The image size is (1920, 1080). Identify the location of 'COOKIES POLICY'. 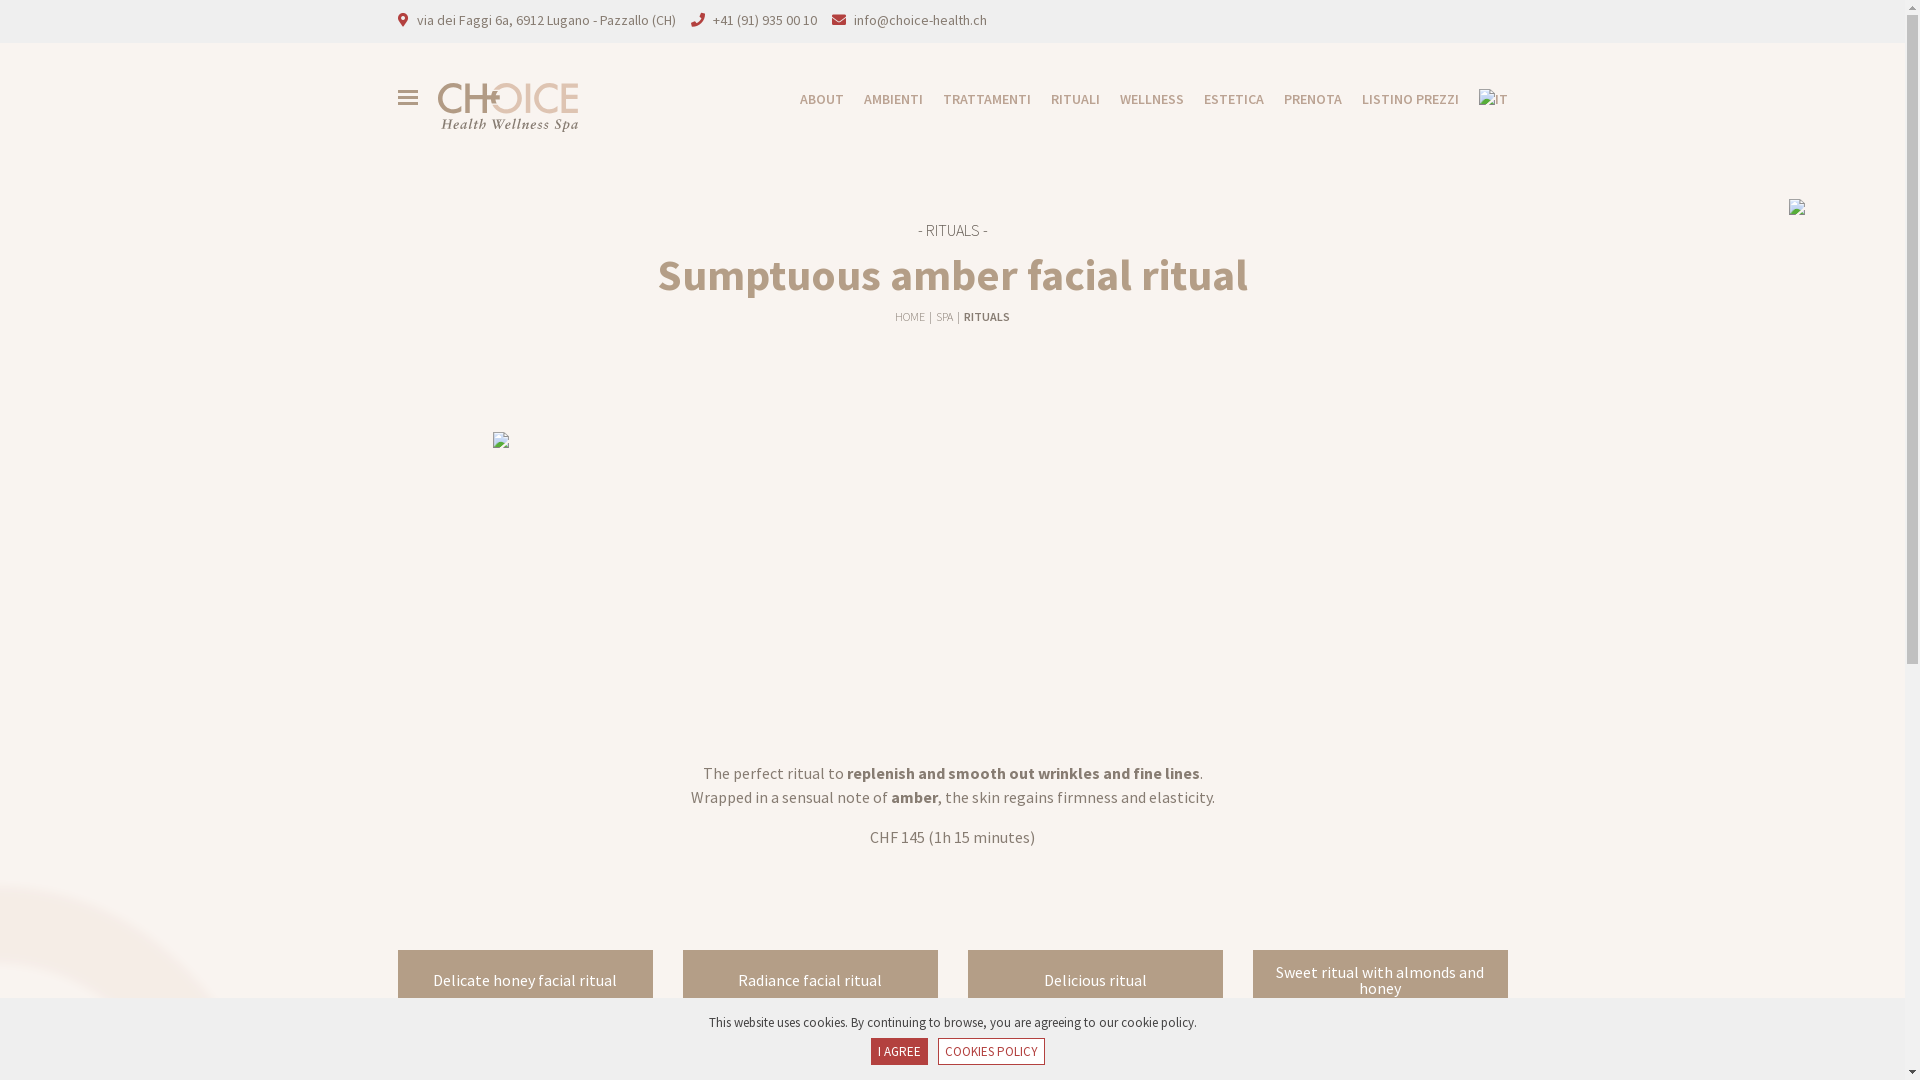
(991, 1051).